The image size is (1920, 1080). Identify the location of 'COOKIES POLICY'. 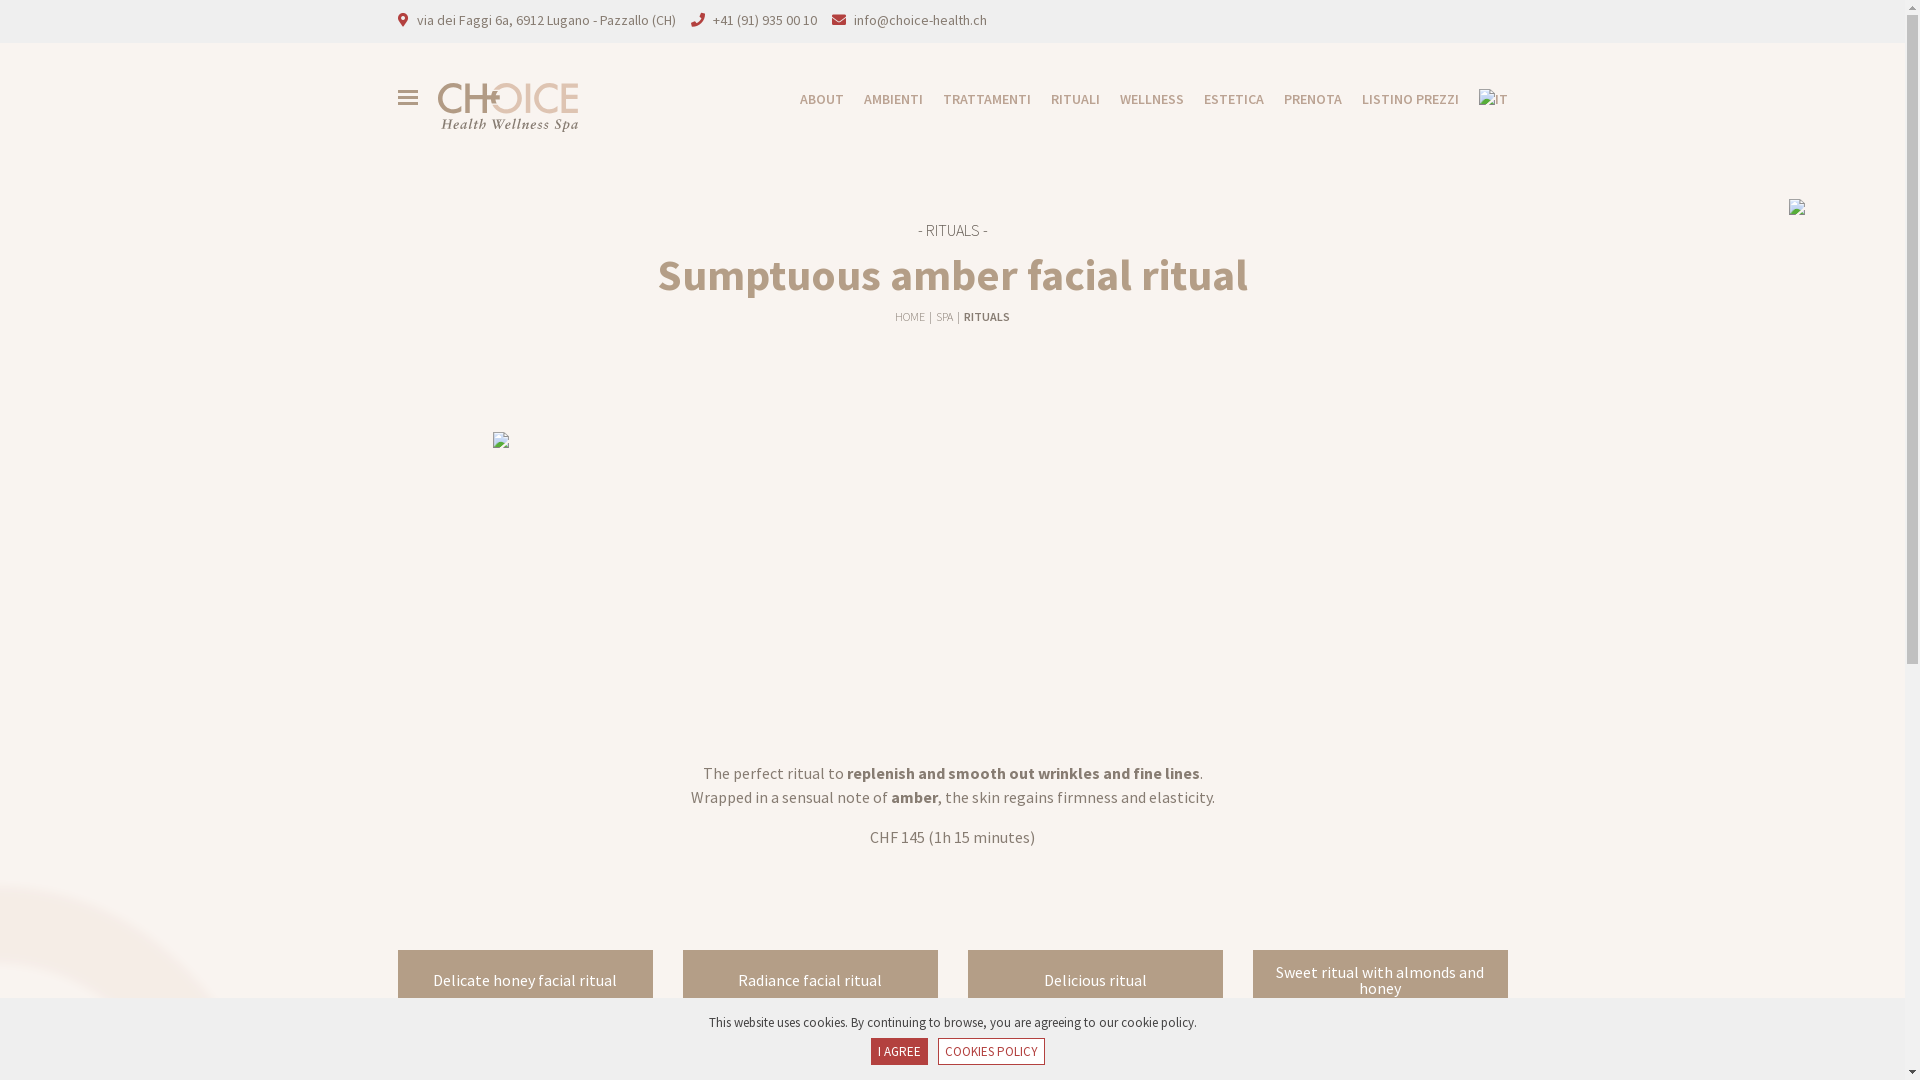
(991, 1051).